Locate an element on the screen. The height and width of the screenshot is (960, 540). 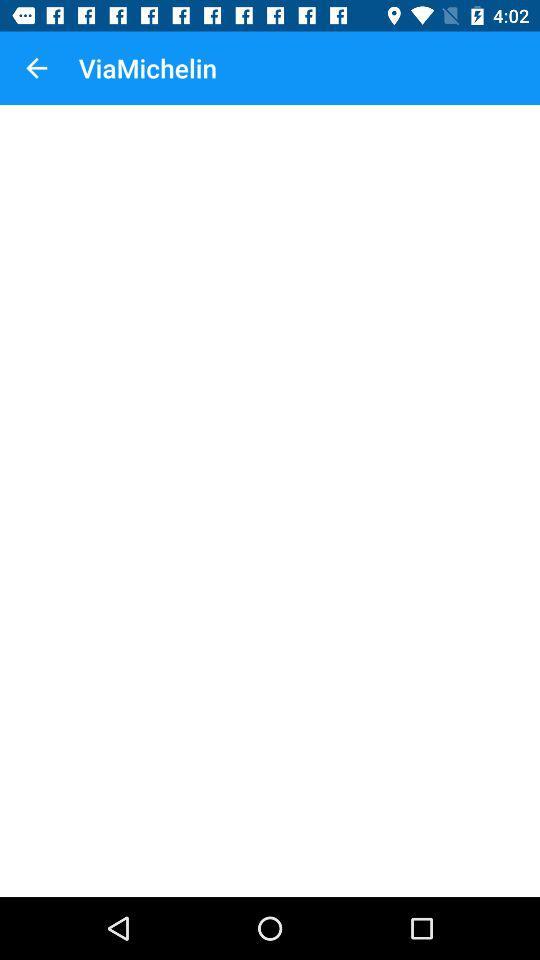
the icon at the center is located at coordinates (270, 500).